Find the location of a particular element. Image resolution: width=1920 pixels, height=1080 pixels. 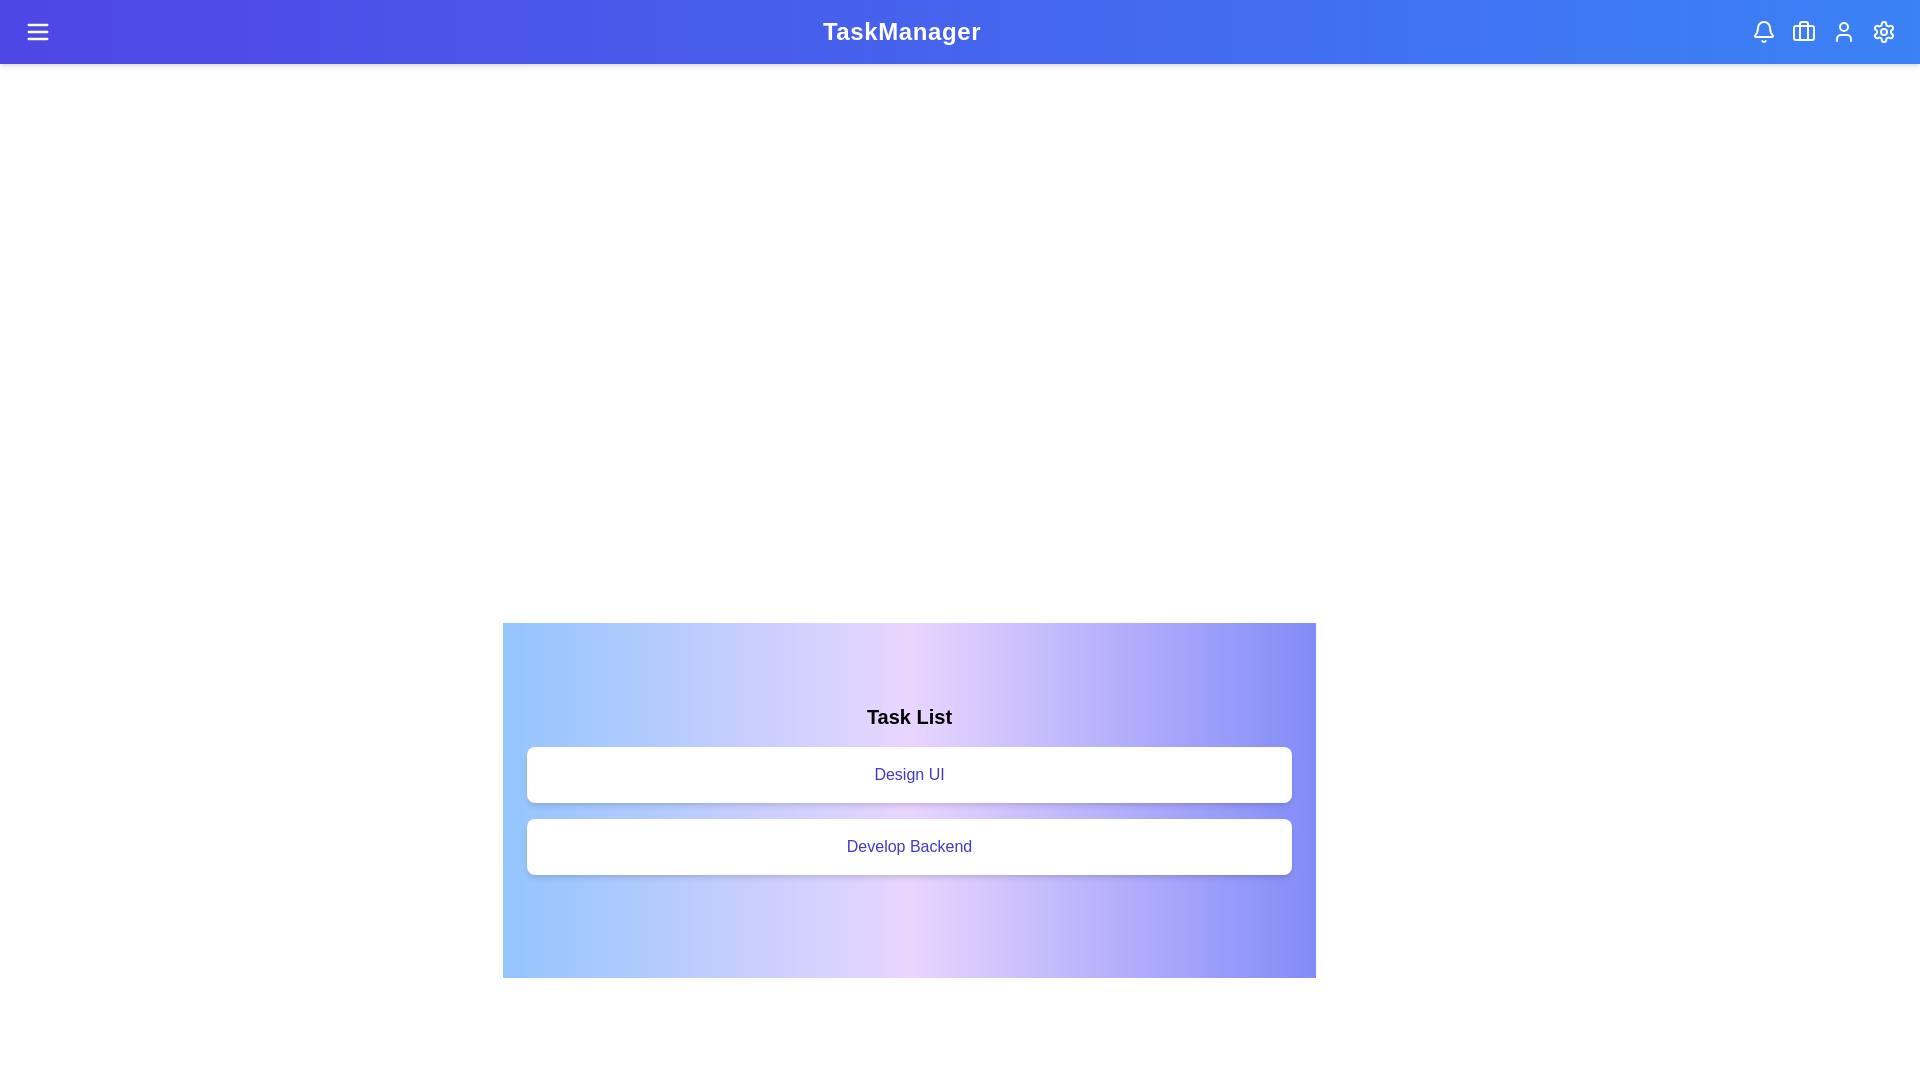

the notifications header icon is located at coordinates (1763, 31).